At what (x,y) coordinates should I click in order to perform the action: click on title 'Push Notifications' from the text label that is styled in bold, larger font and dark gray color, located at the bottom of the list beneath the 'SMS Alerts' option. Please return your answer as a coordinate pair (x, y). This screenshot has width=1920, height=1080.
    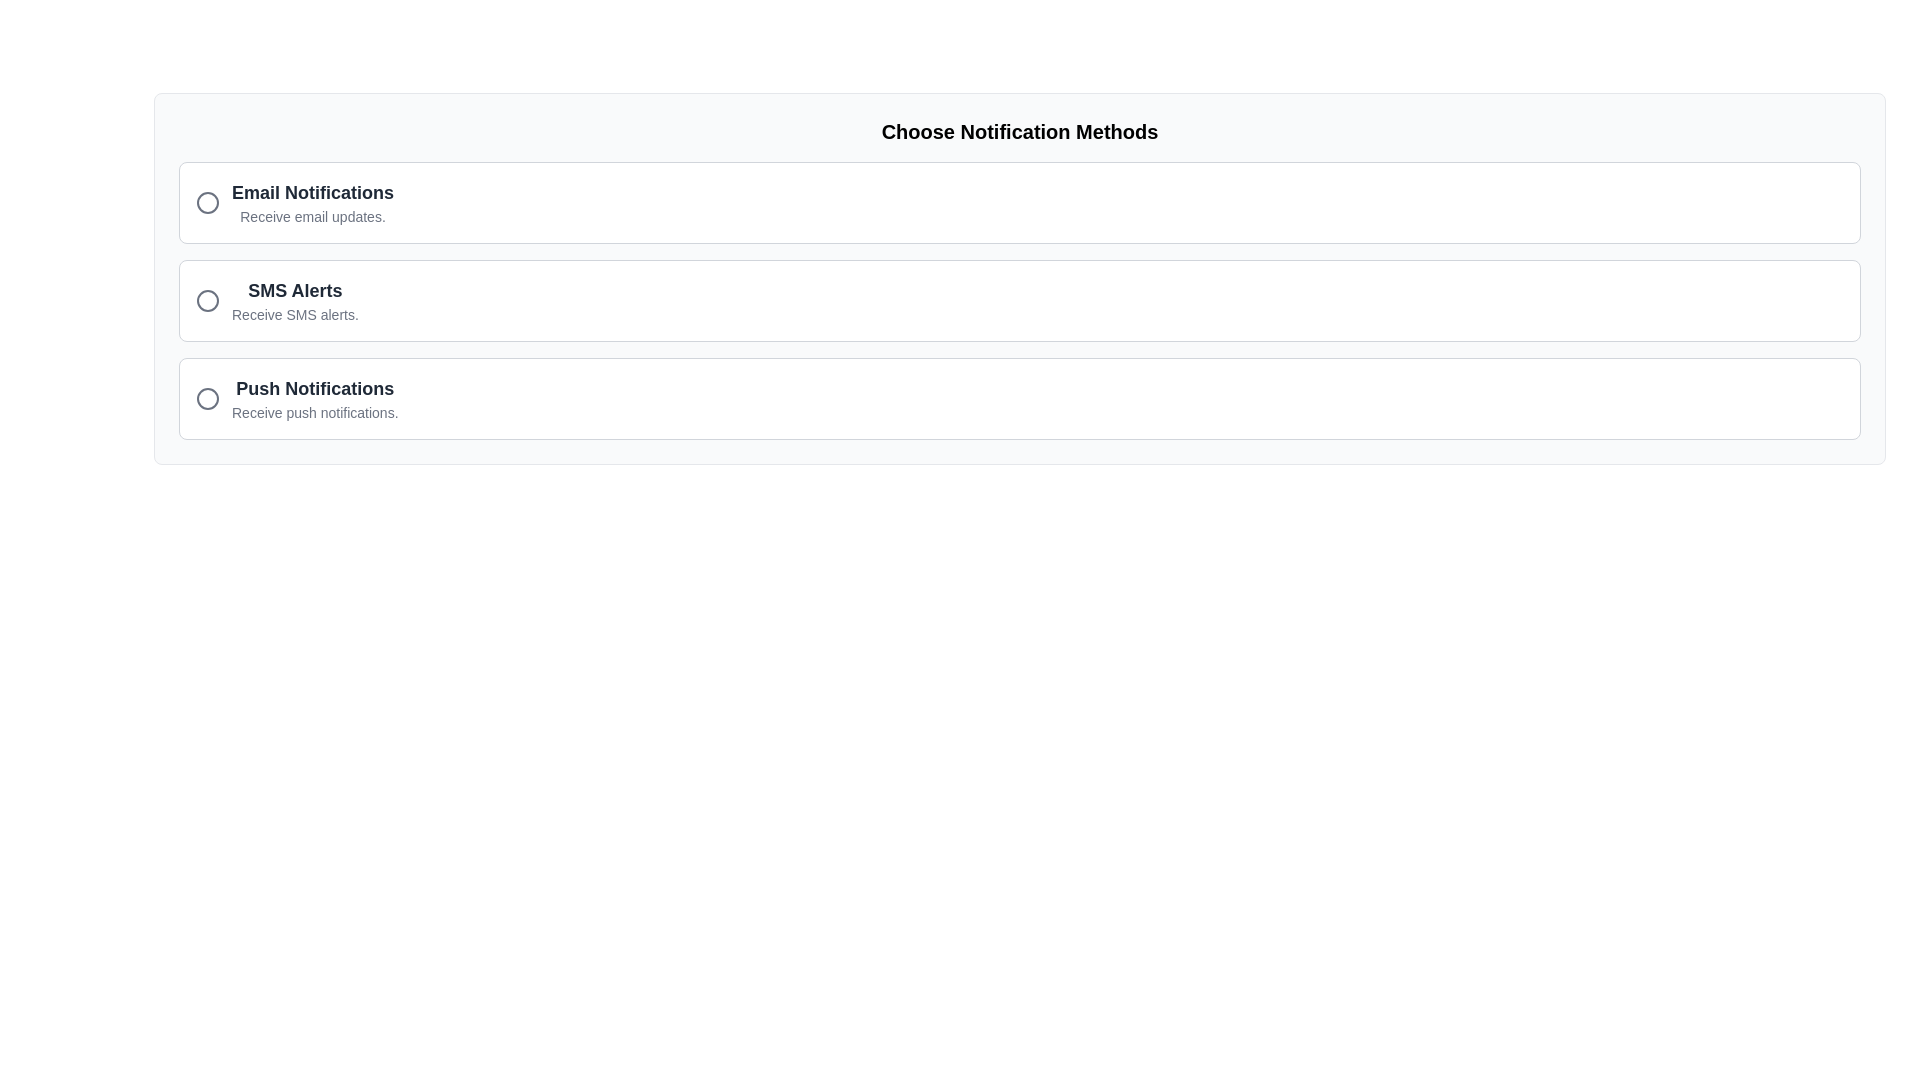
    Looking at the image, I should click on (314, 389).